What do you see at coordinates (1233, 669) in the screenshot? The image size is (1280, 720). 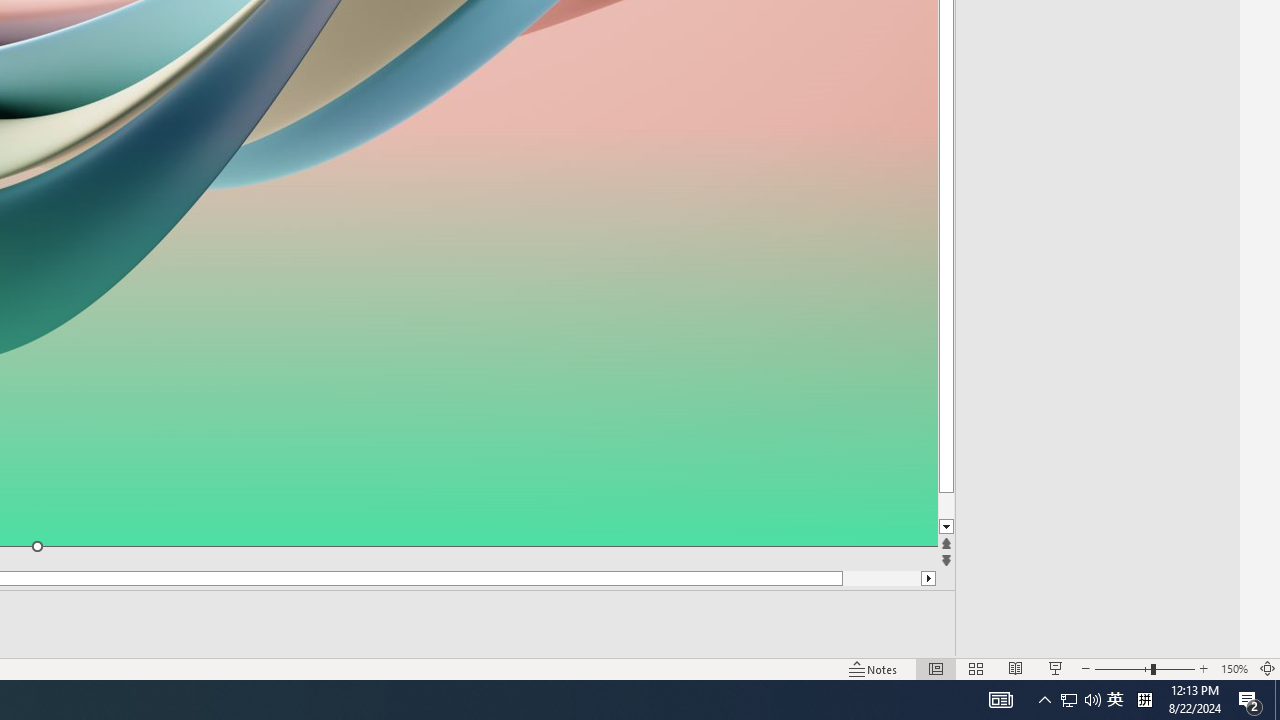 I see `'Zoom 150%'` at bounding box center [1233, 669].